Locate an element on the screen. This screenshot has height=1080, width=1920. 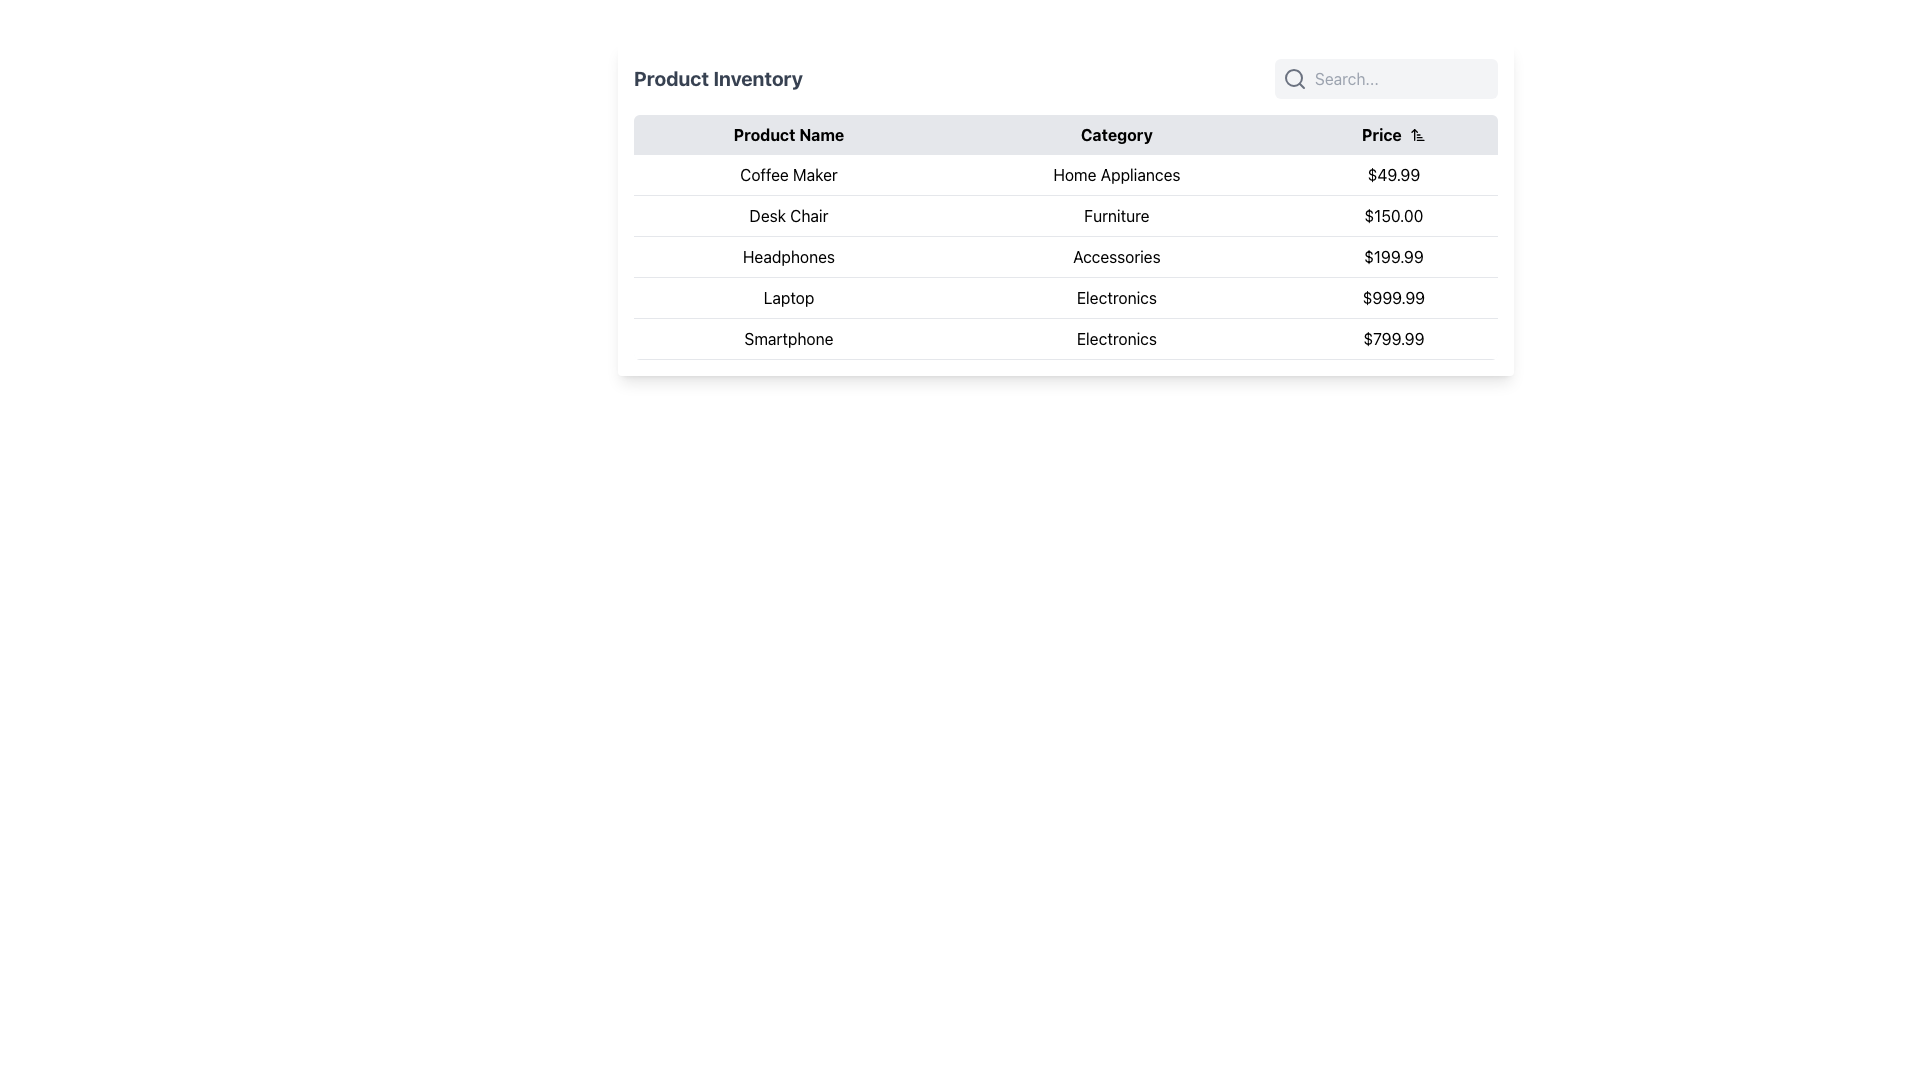
the fourth row in the 'Product Inventory' table, which displays the product 'Laptop', categorized under 'Electronics', priced at '$999.99' is located at coordinates (1064, 297).